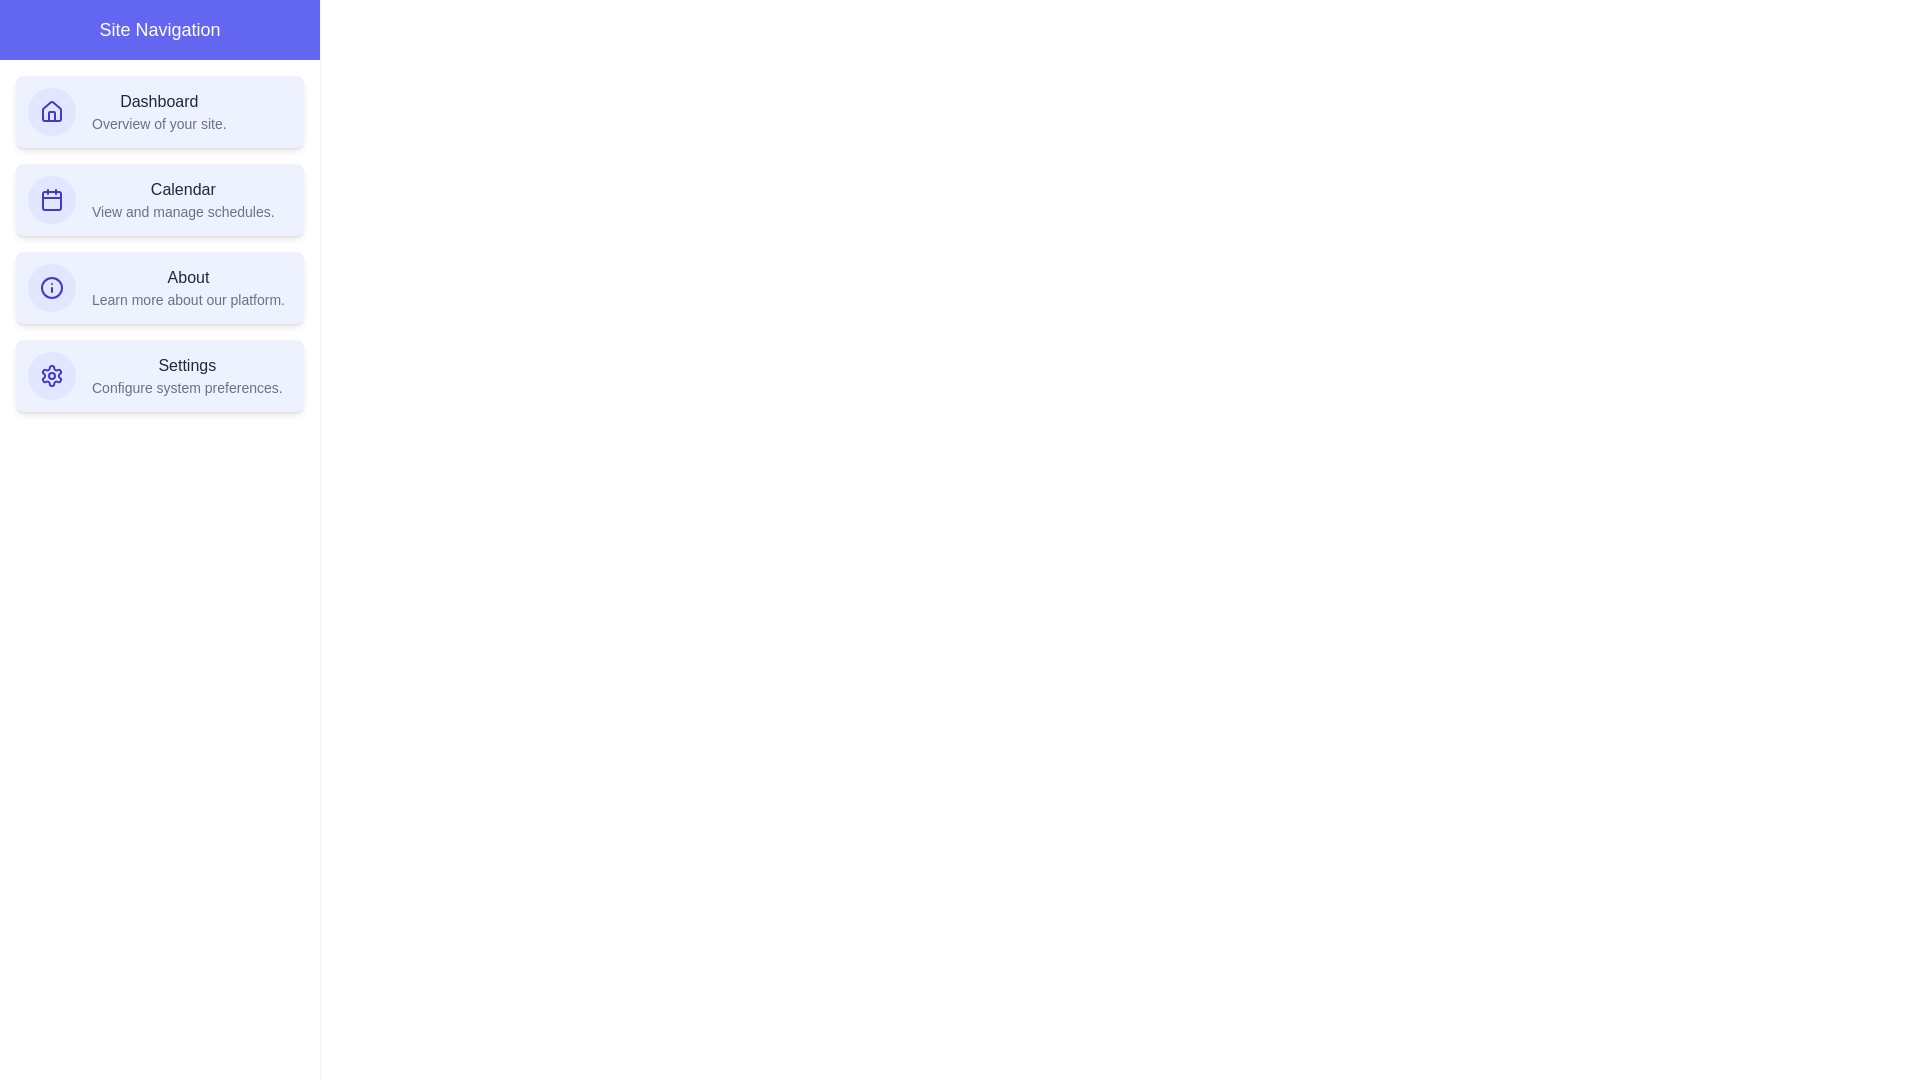  Describe the element at coordinates (187, 277) in the screenshot. I see `the text of the navigation item About` at that location.